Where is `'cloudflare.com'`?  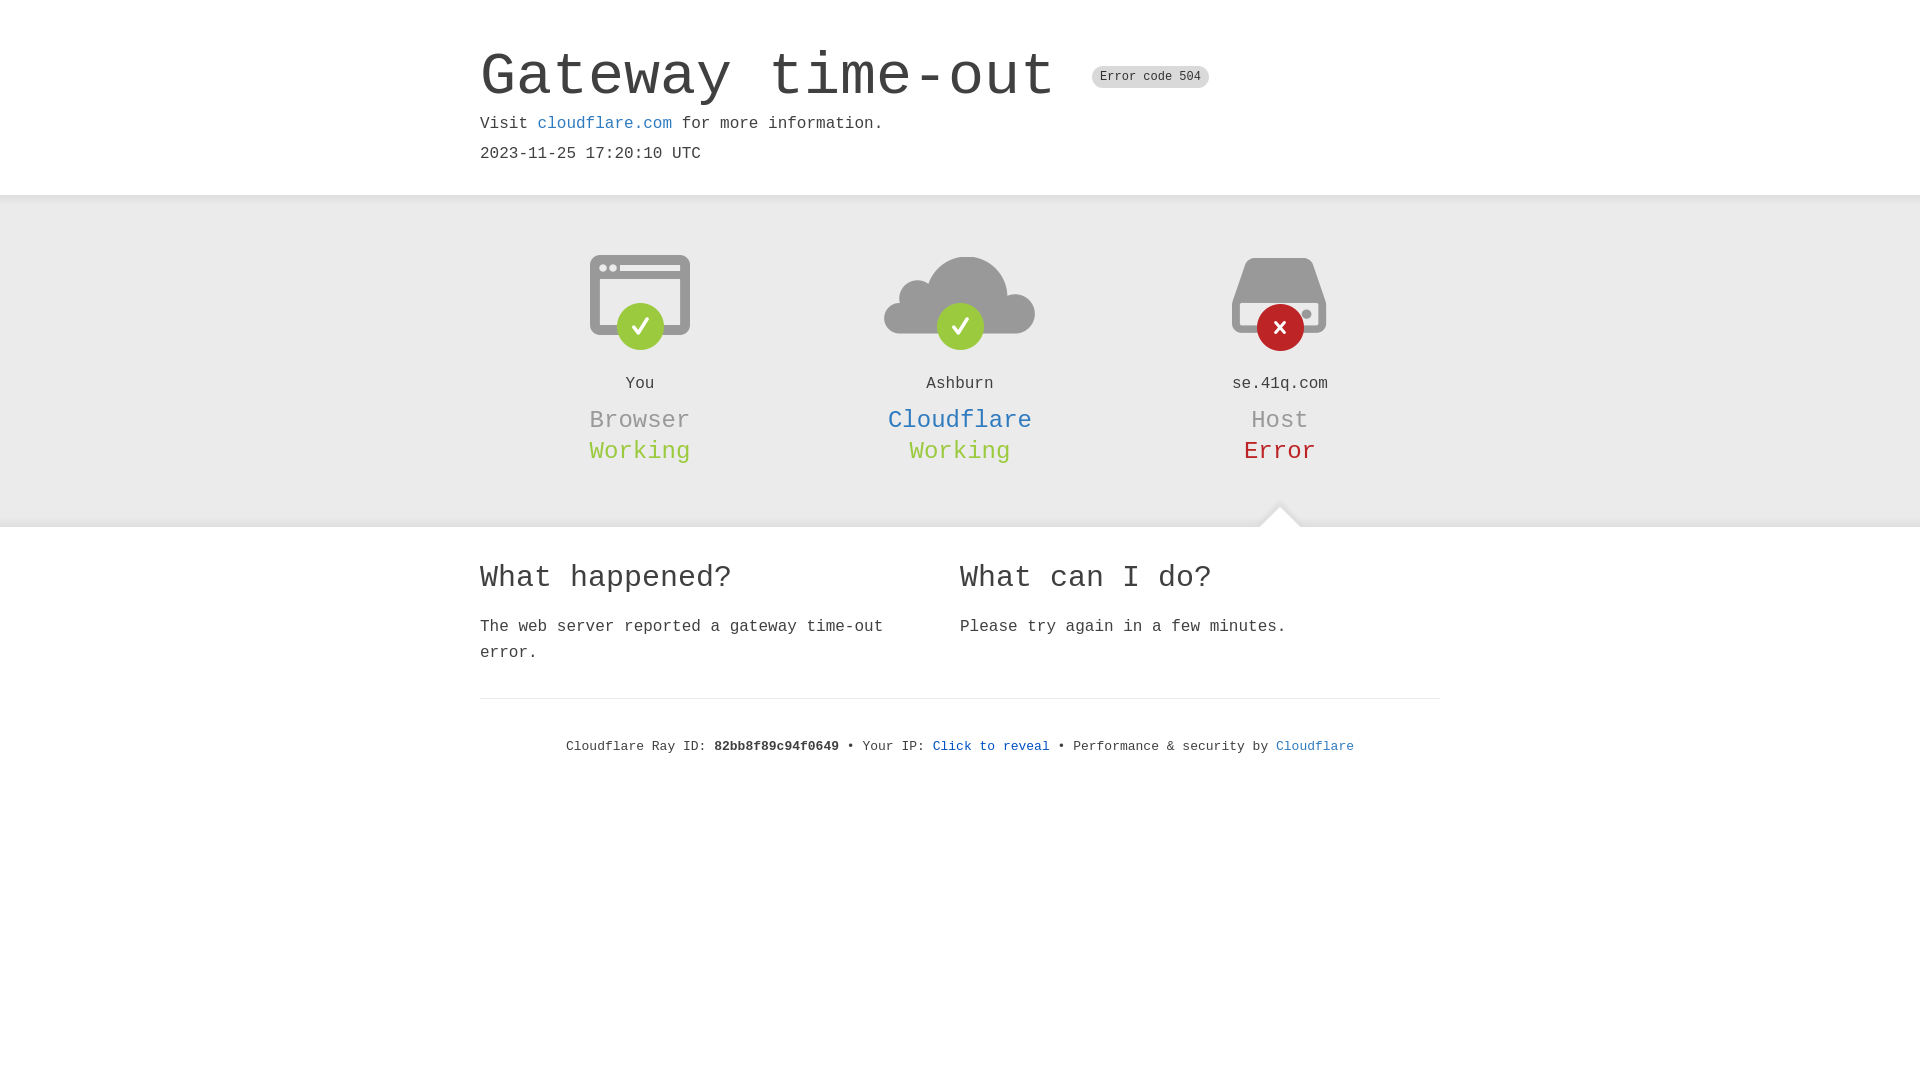
'cloudflare.com' is located at coordinates (537, 123).